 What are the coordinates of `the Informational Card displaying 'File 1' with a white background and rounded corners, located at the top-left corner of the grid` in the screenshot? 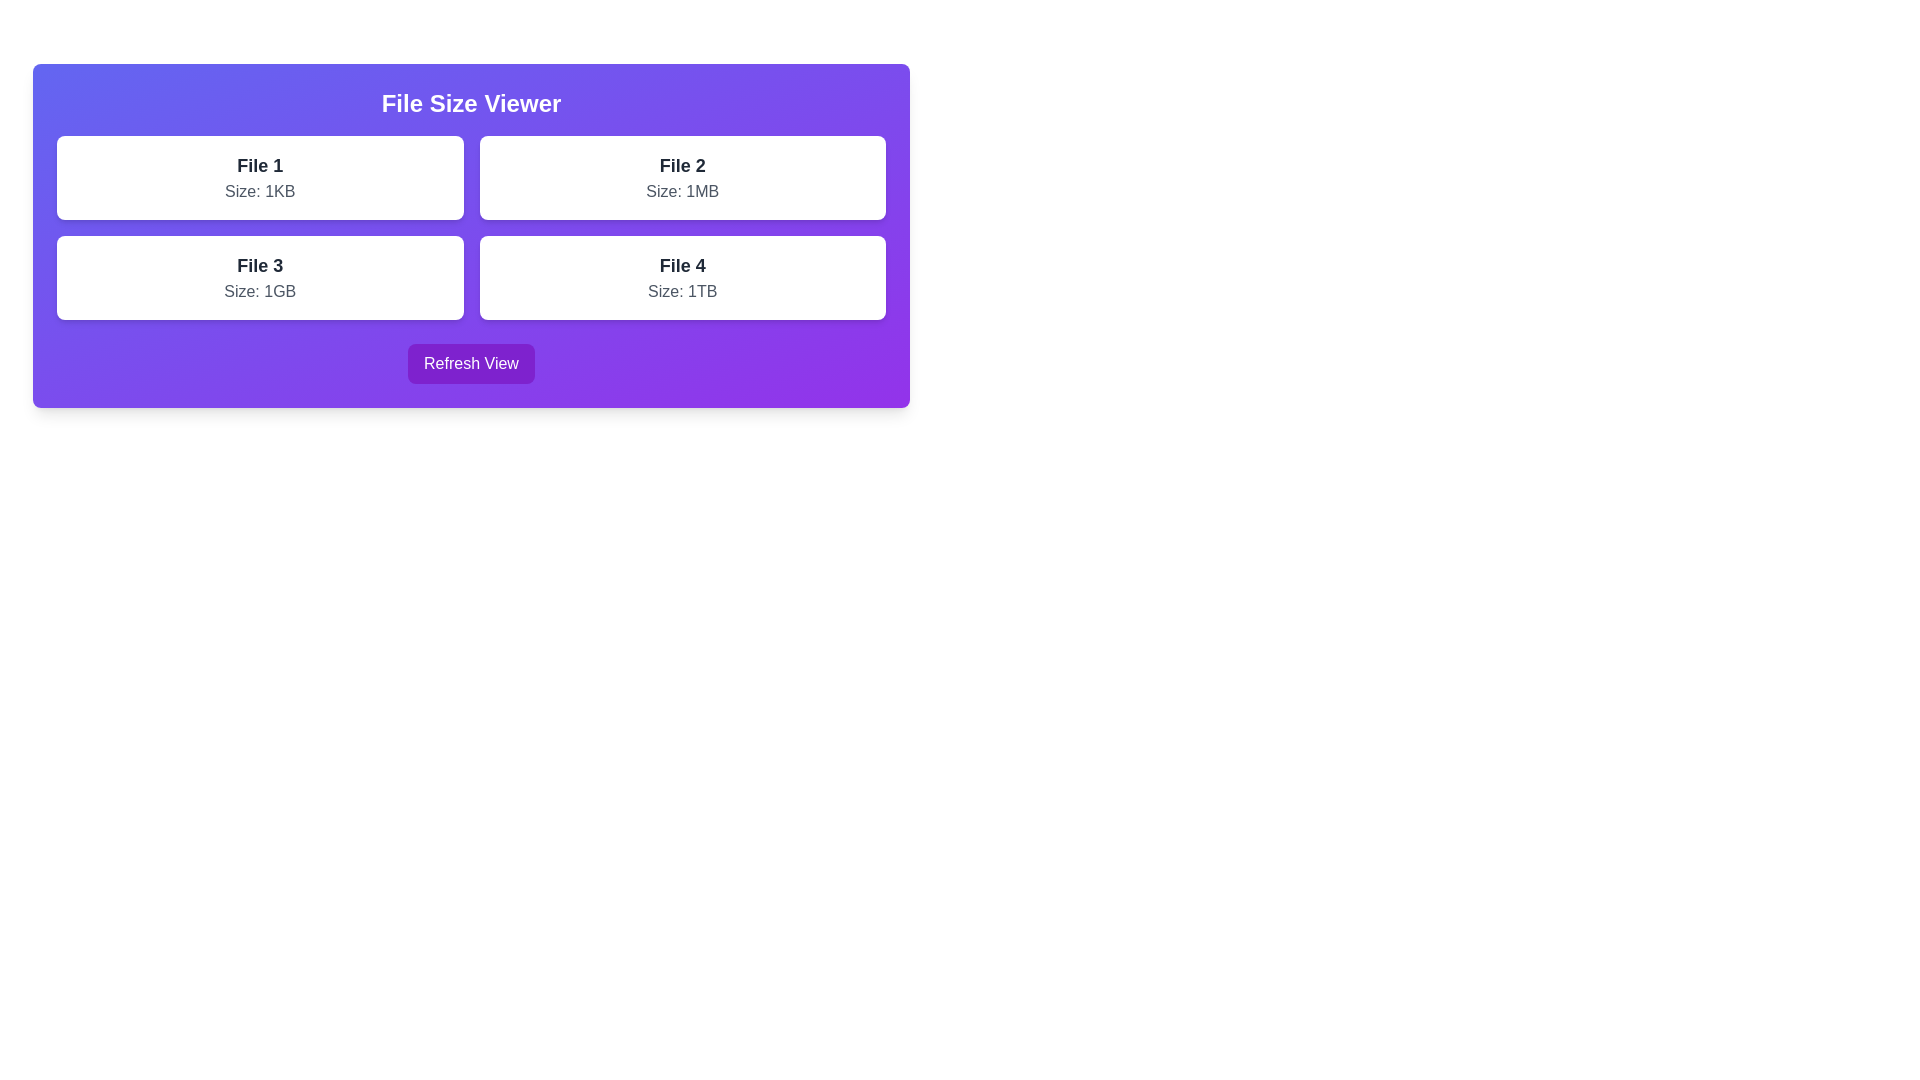 It's located at (259, 176).